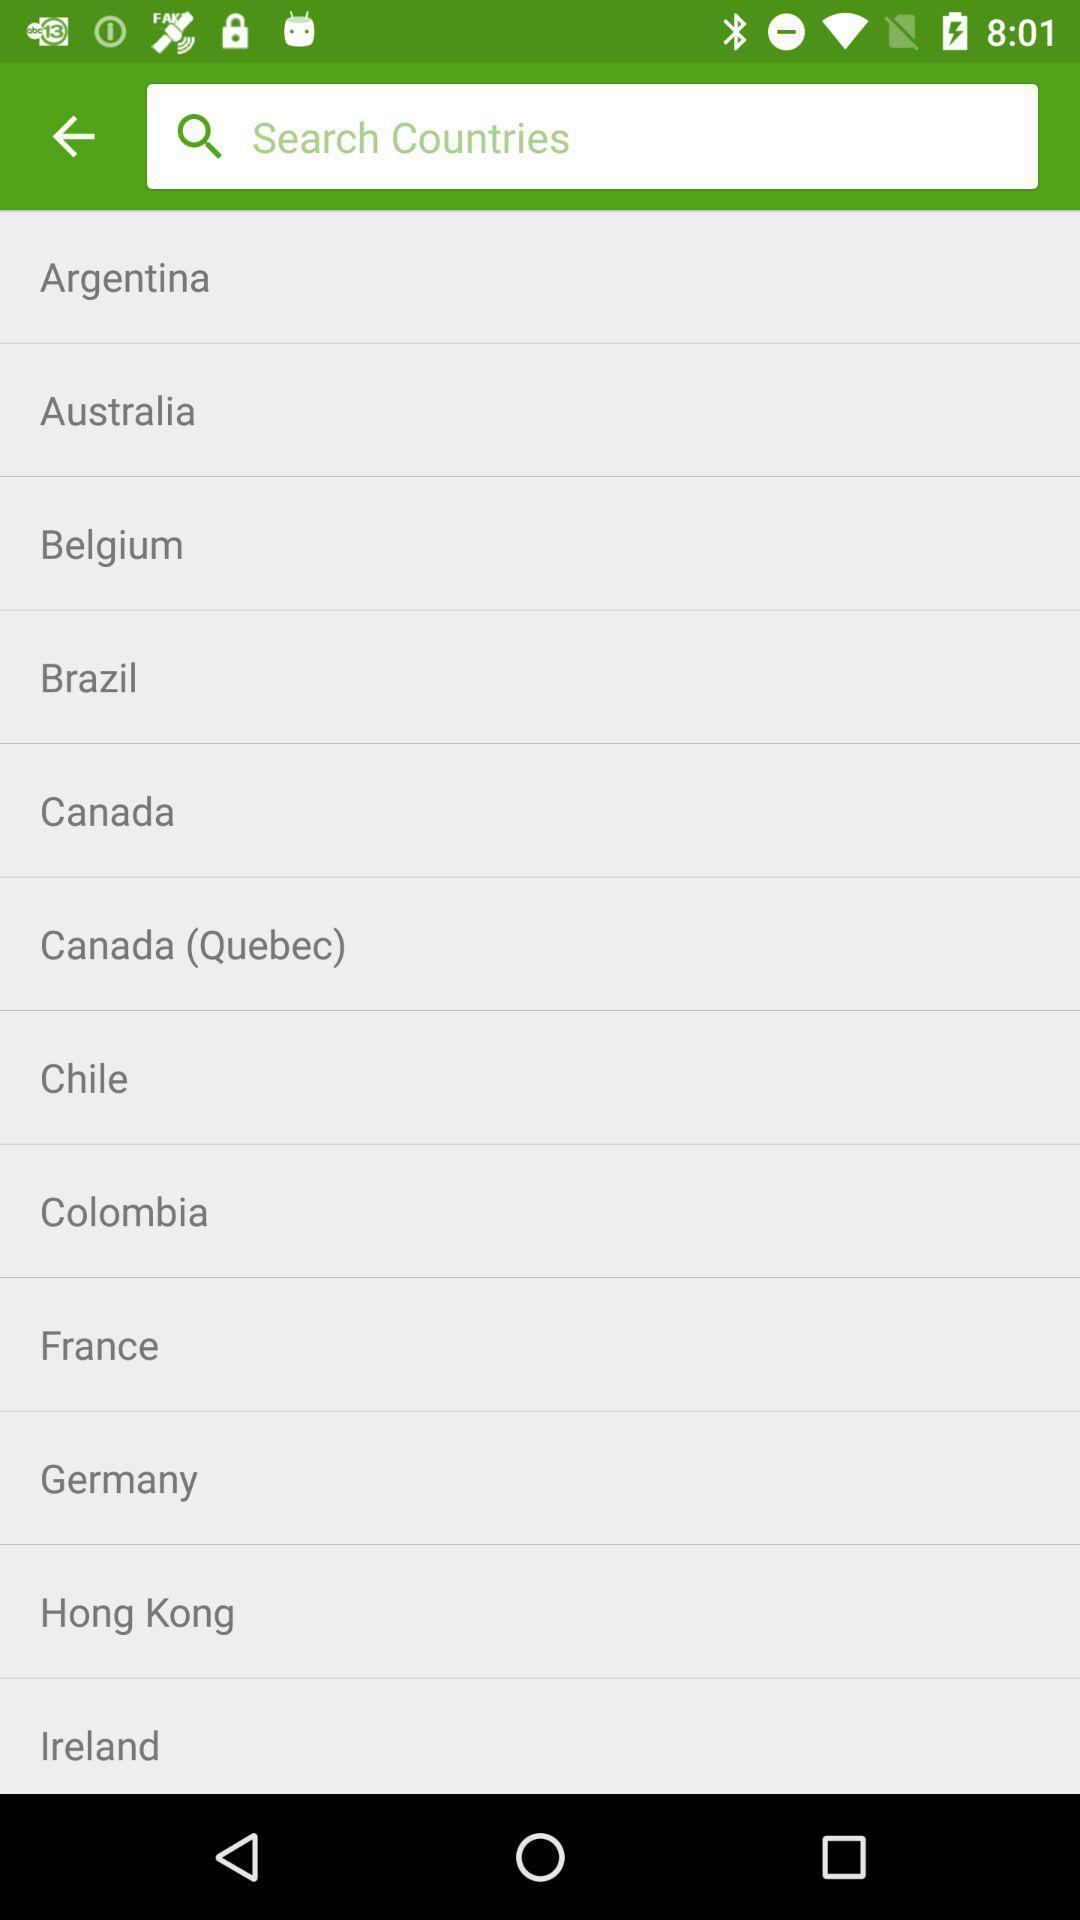  What do you see at coordinates (540, 676) in the screenshot?
I see `brazil` at bounding box center [540, 676].